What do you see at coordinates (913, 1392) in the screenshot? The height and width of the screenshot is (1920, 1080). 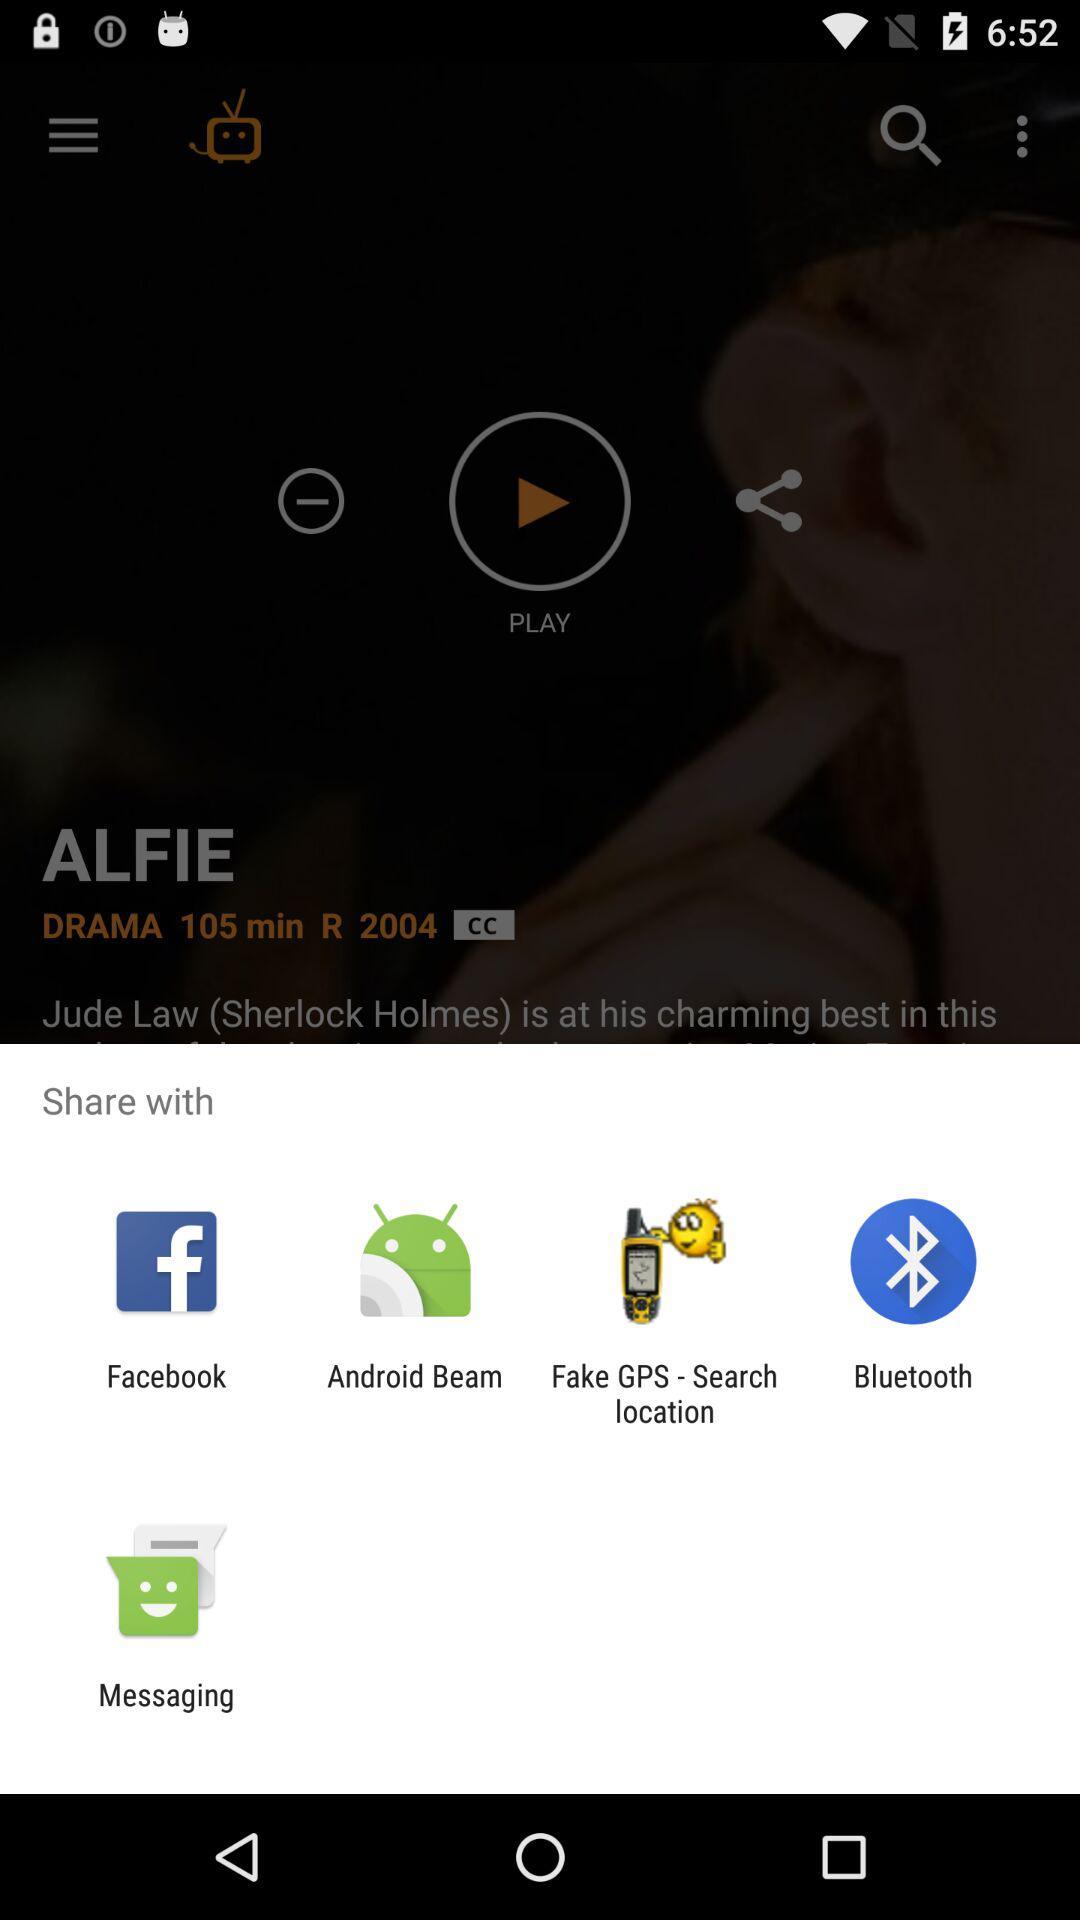 I see `the item next to the fake gps search` at bounding box center [913, 1392].